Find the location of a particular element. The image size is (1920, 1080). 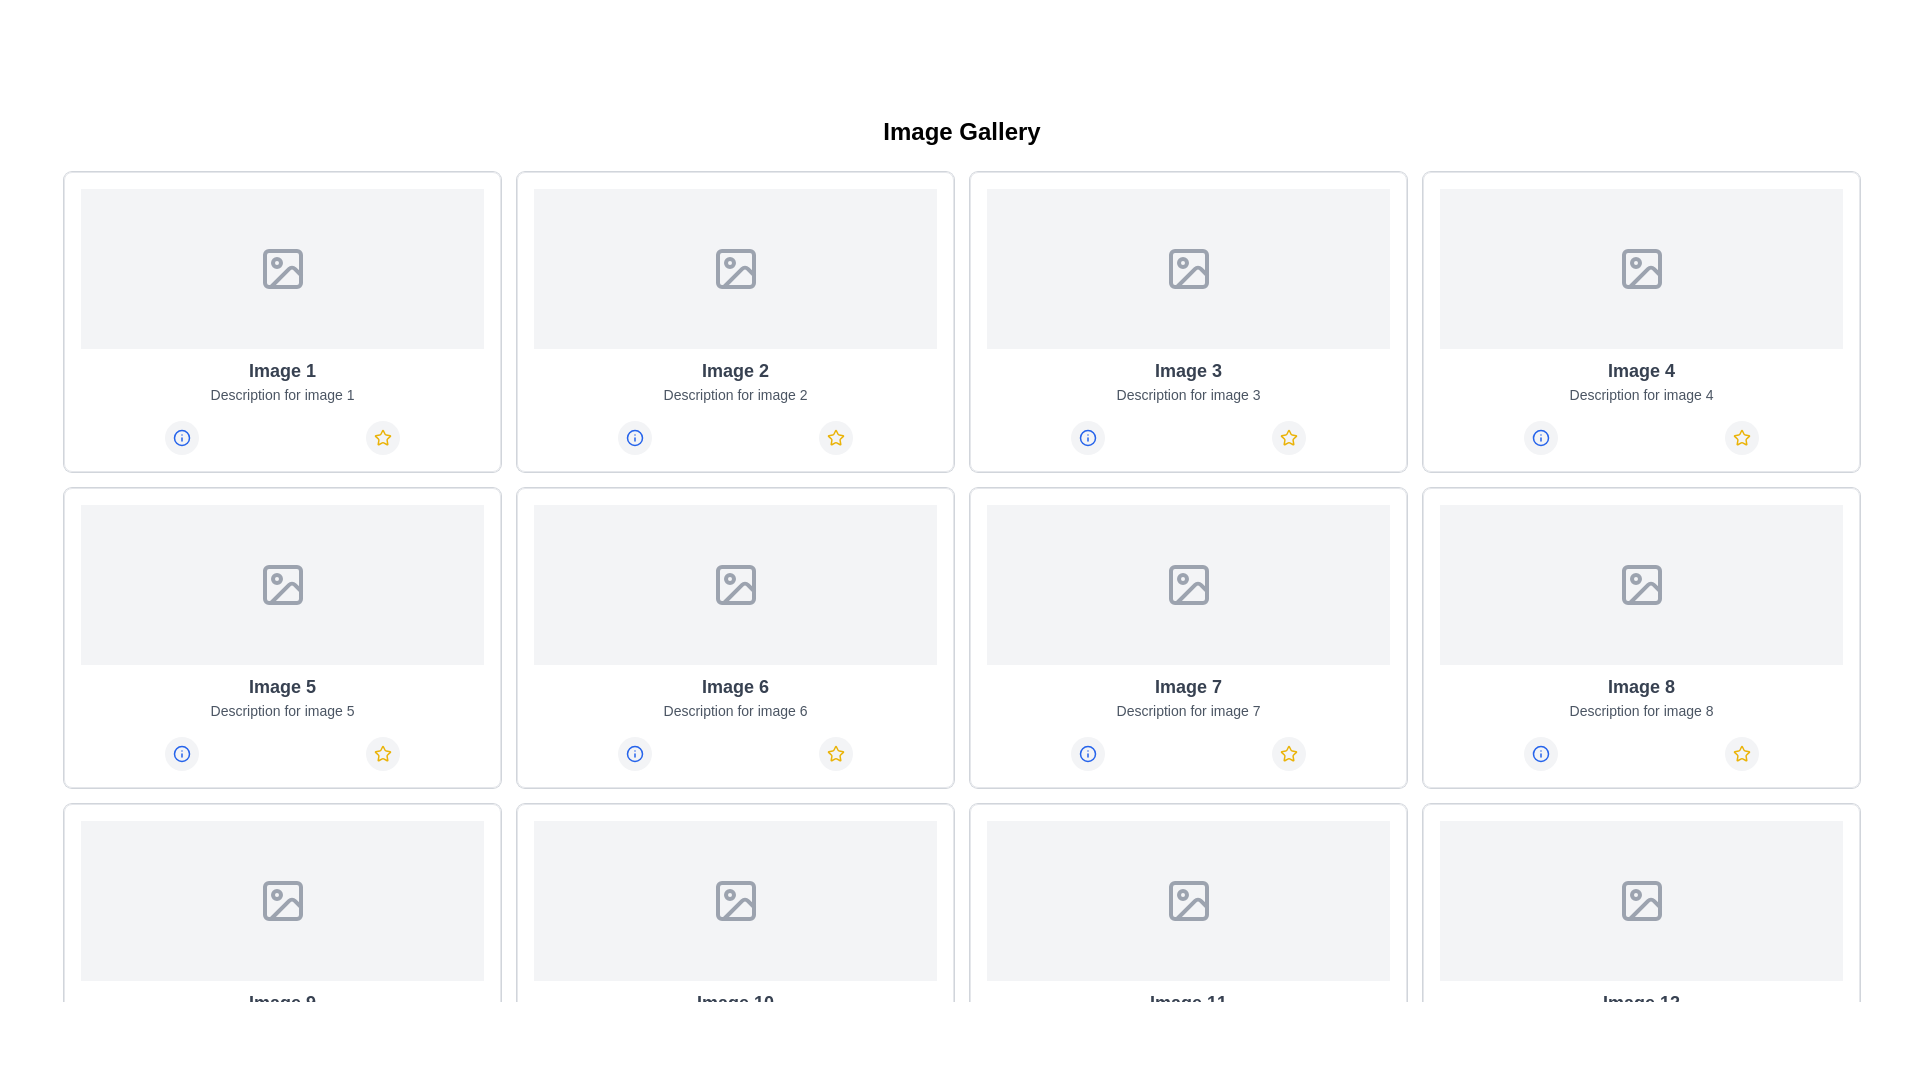

the favorite icon inside the interactive button located below the fourth image card in a 4x3 grid layout is located at coordinates (1741, 437).